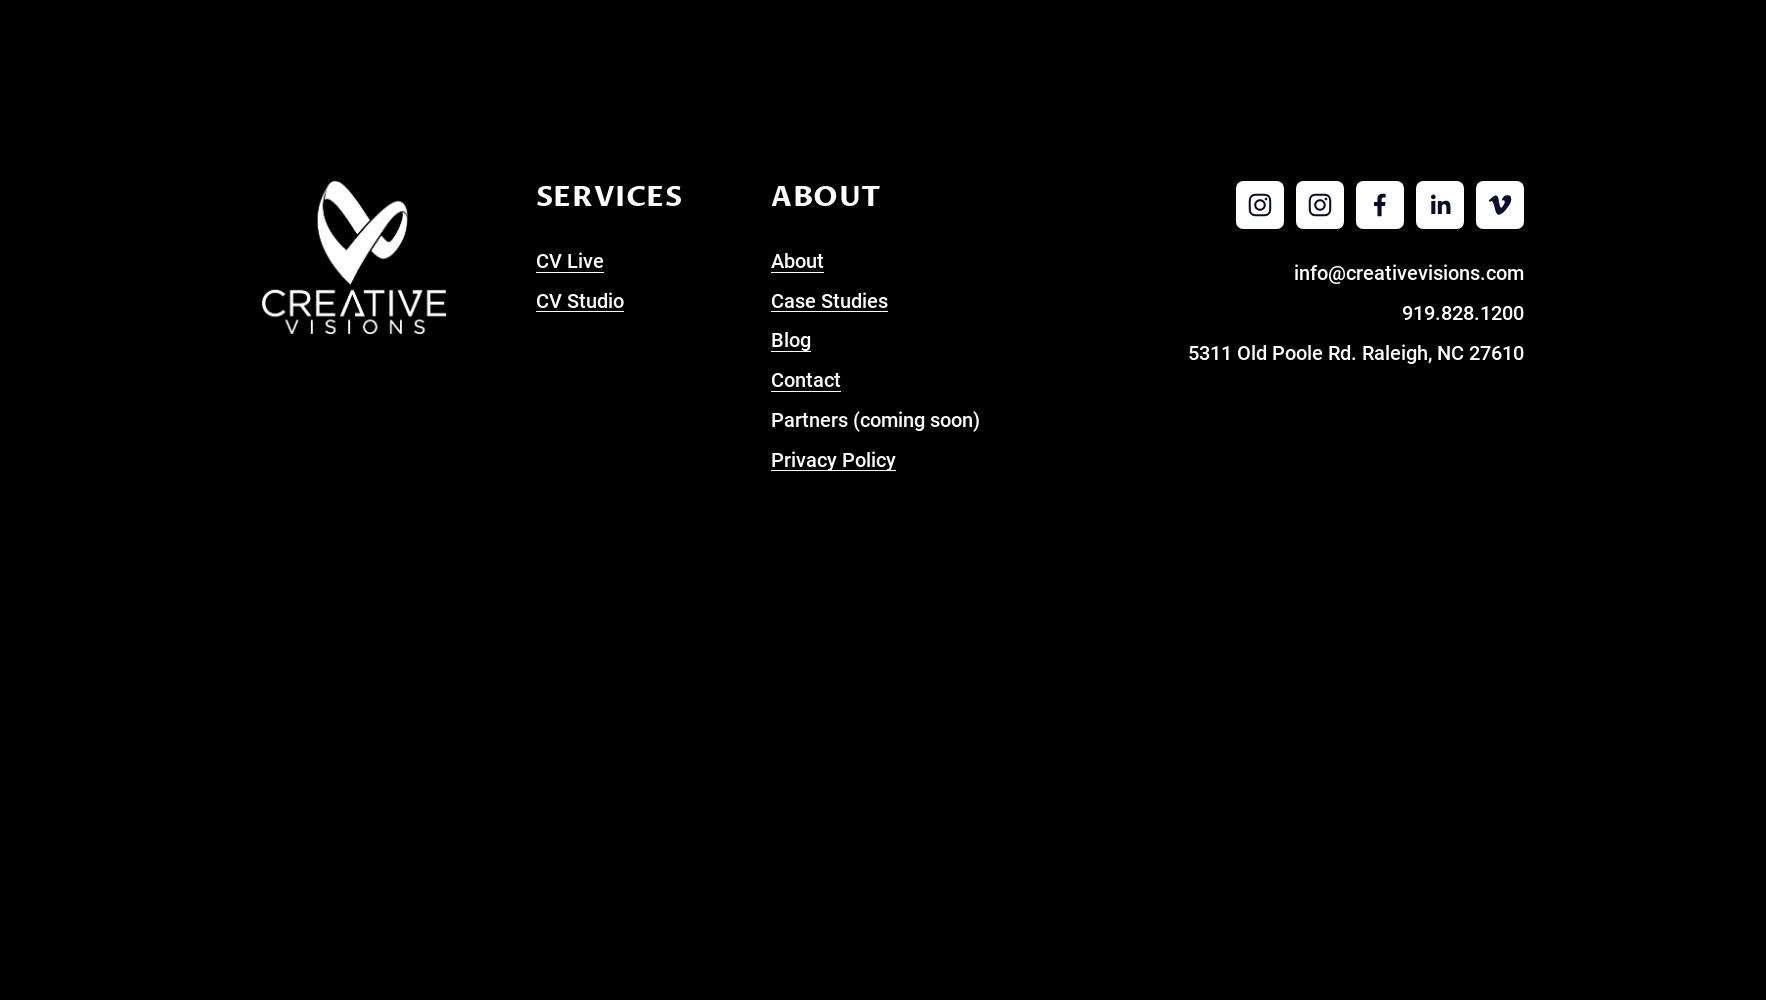 This screenshot has height=1000, width=1766. I want to click on 'Services', so click(534, 196).